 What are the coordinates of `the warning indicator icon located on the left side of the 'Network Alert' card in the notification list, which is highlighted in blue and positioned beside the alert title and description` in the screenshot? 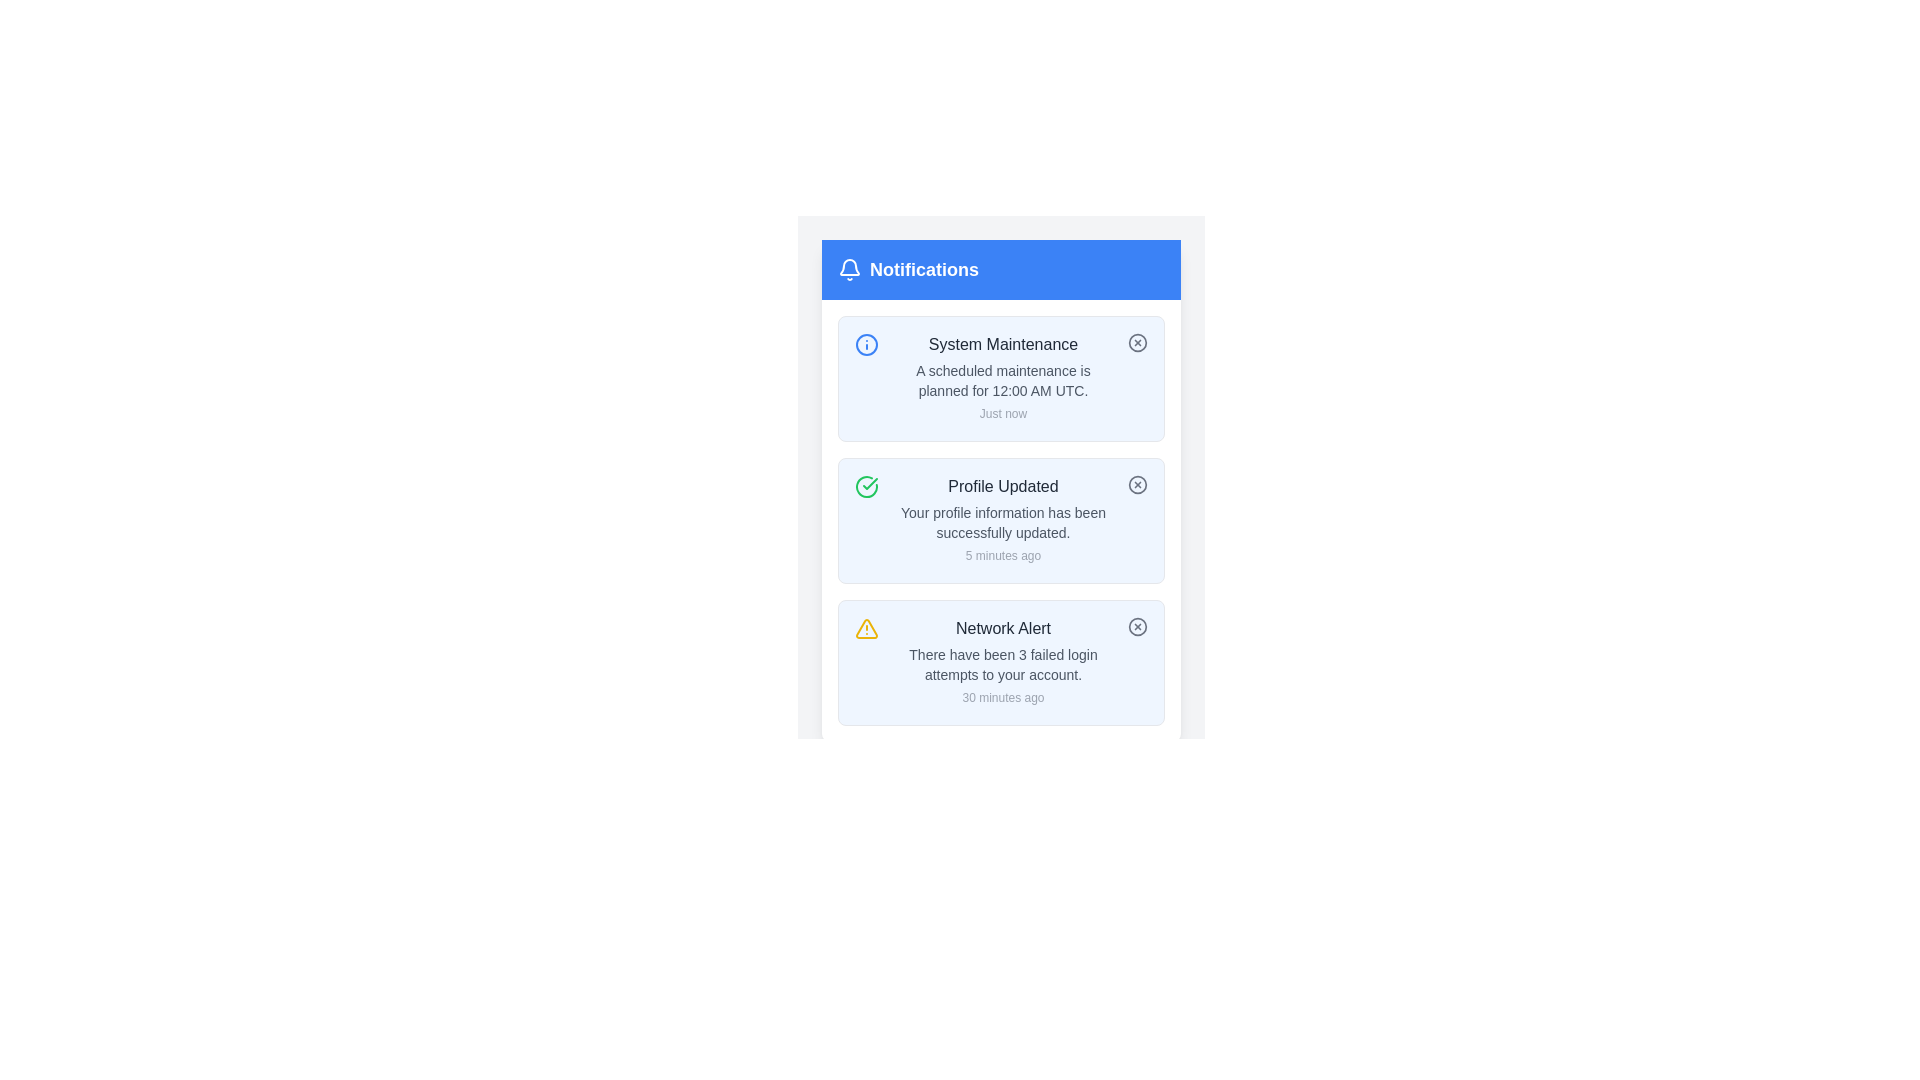 It's located at (867, 627).